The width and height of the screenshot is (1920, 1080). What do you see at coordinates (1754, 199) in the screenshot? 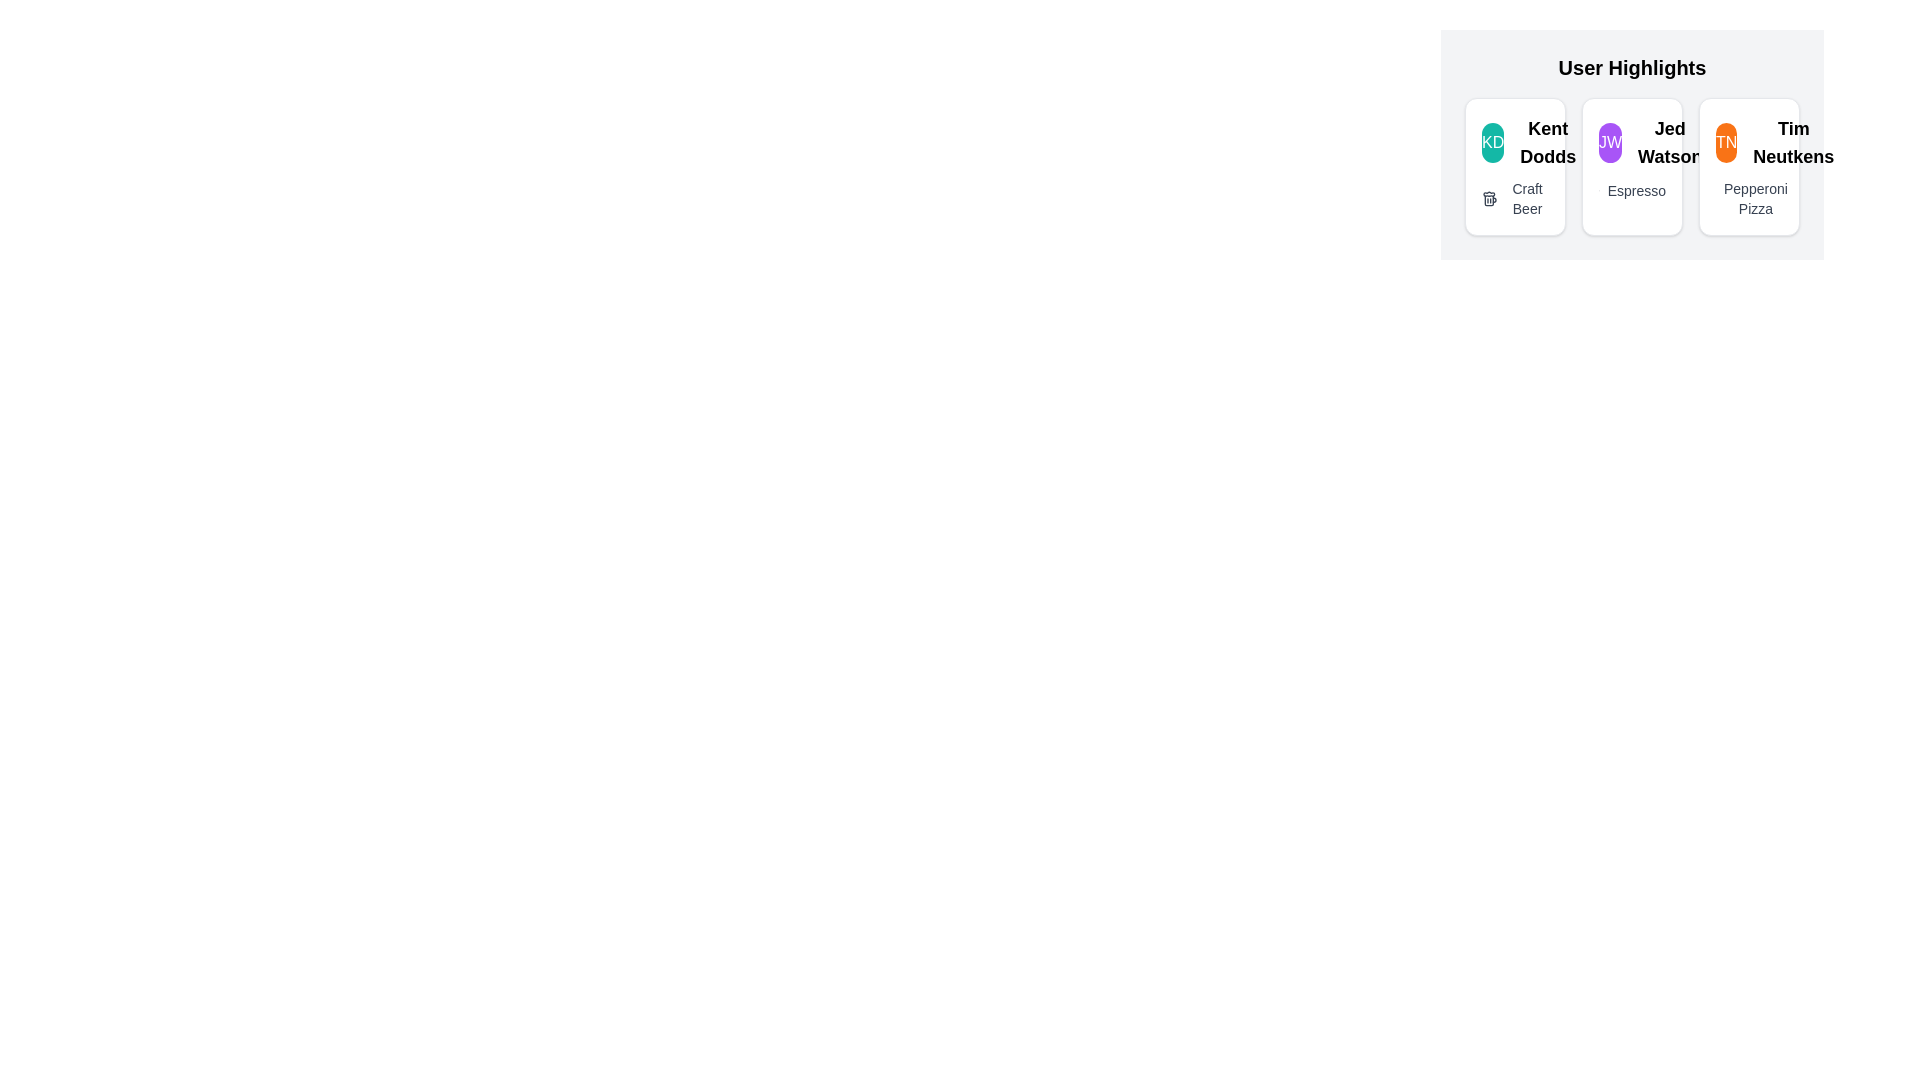
I see `the text label displaying 'Pepperoni Pizza', which is part of the user highlight section associated with Tim Neutkens, located in the third card of user cards` at bounding box center [1754, 199].